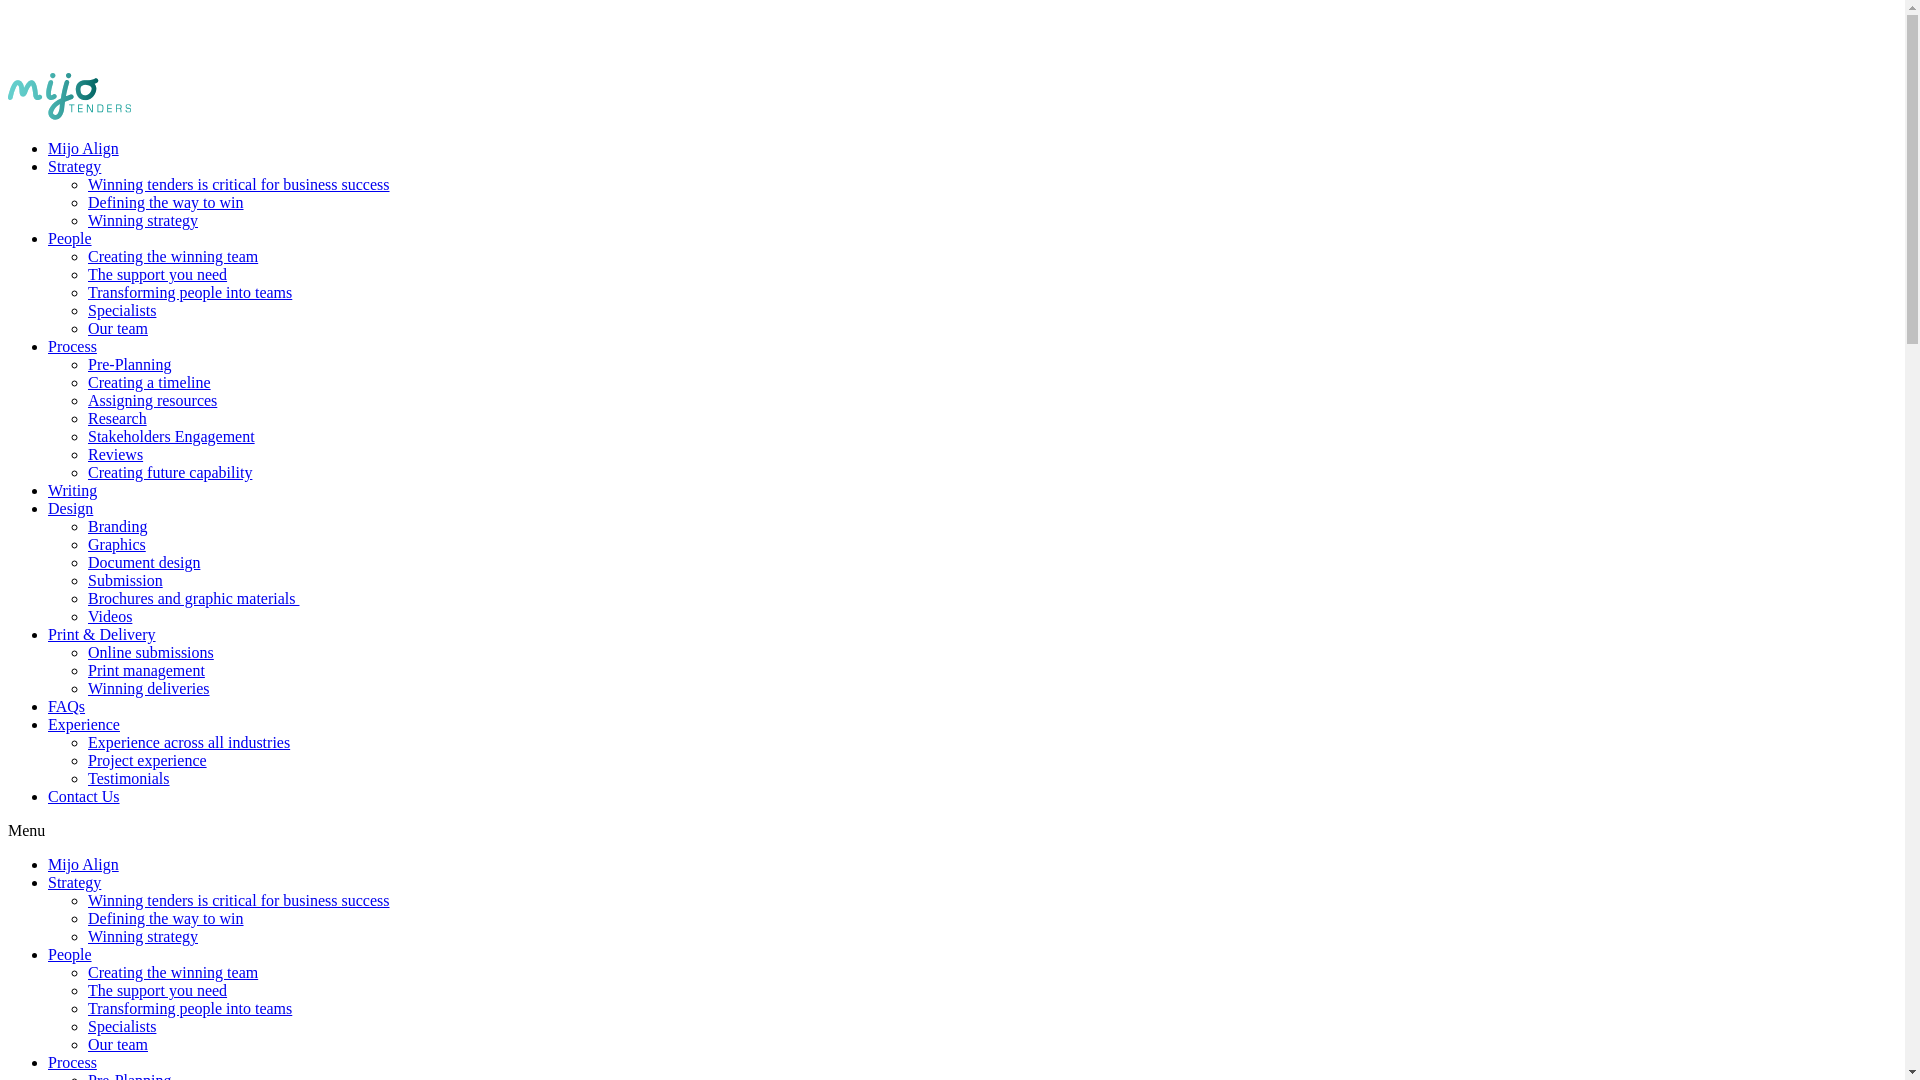 The height and width of the screenshot is (1080, 1920). What do you see at coordinates (149, 652) in the screenshot?
I see `'Online submissions'` at bounding box center [149, 652].